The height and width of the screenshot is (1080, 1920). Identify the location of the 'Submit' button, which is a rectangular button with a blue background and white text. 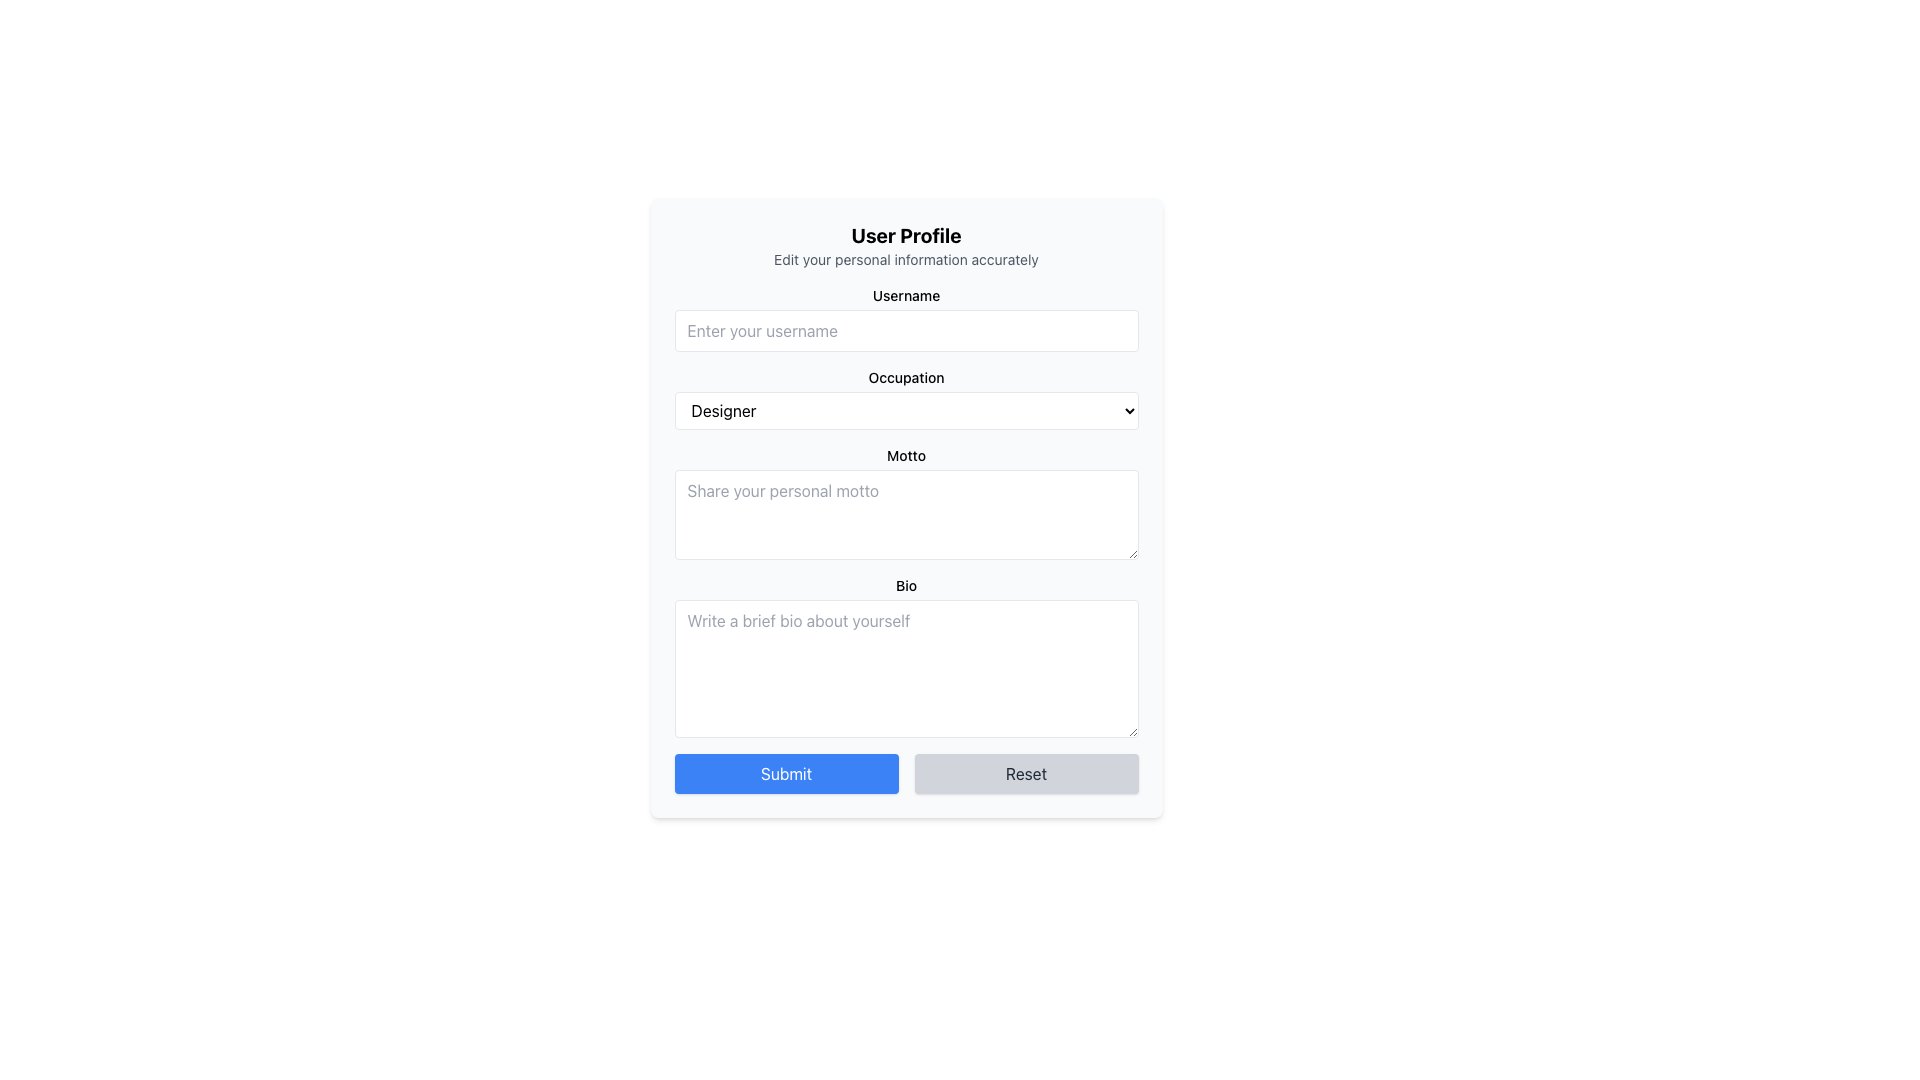
(785, 773).